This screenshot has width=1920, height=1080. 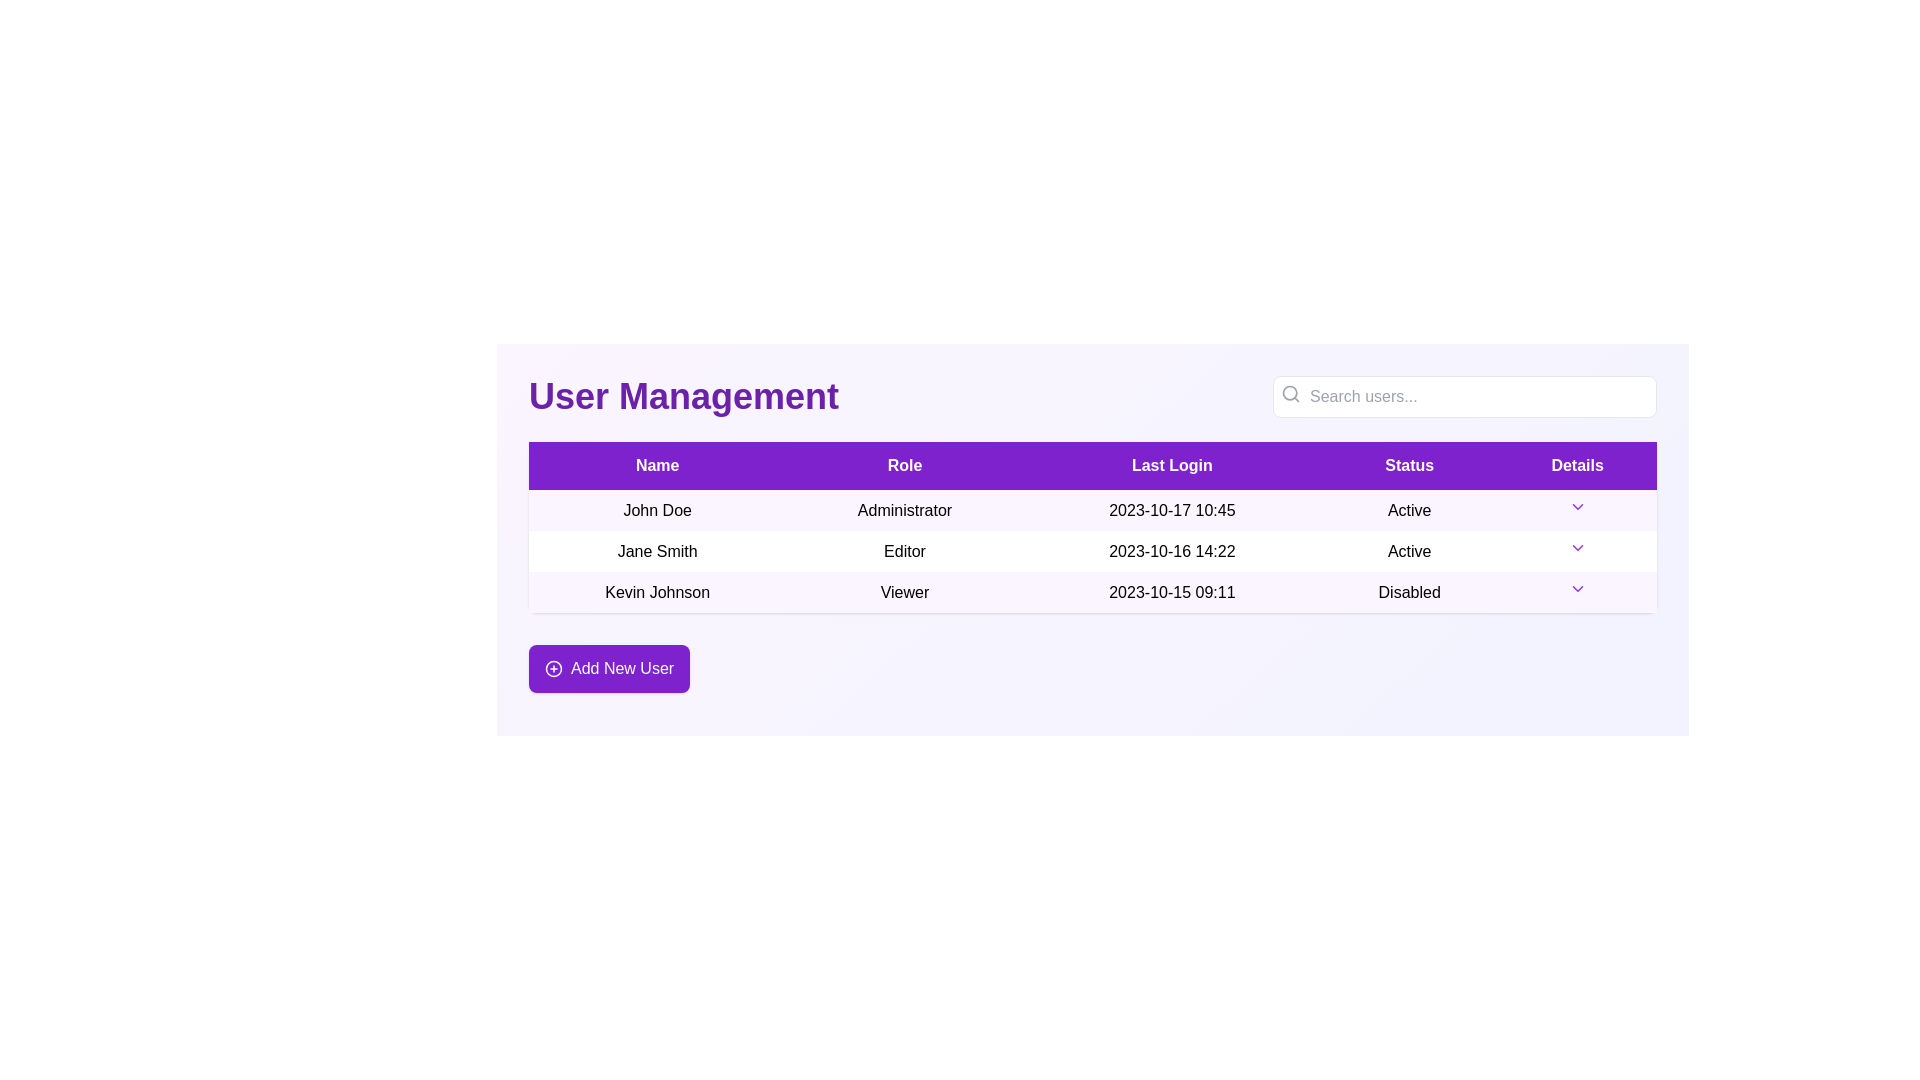 I want to click on the search bar containing the gray magnifying glass search icon located in the top-left corner adjacent to the placeholder text 'Search users...', so click(x=1291, y=393).